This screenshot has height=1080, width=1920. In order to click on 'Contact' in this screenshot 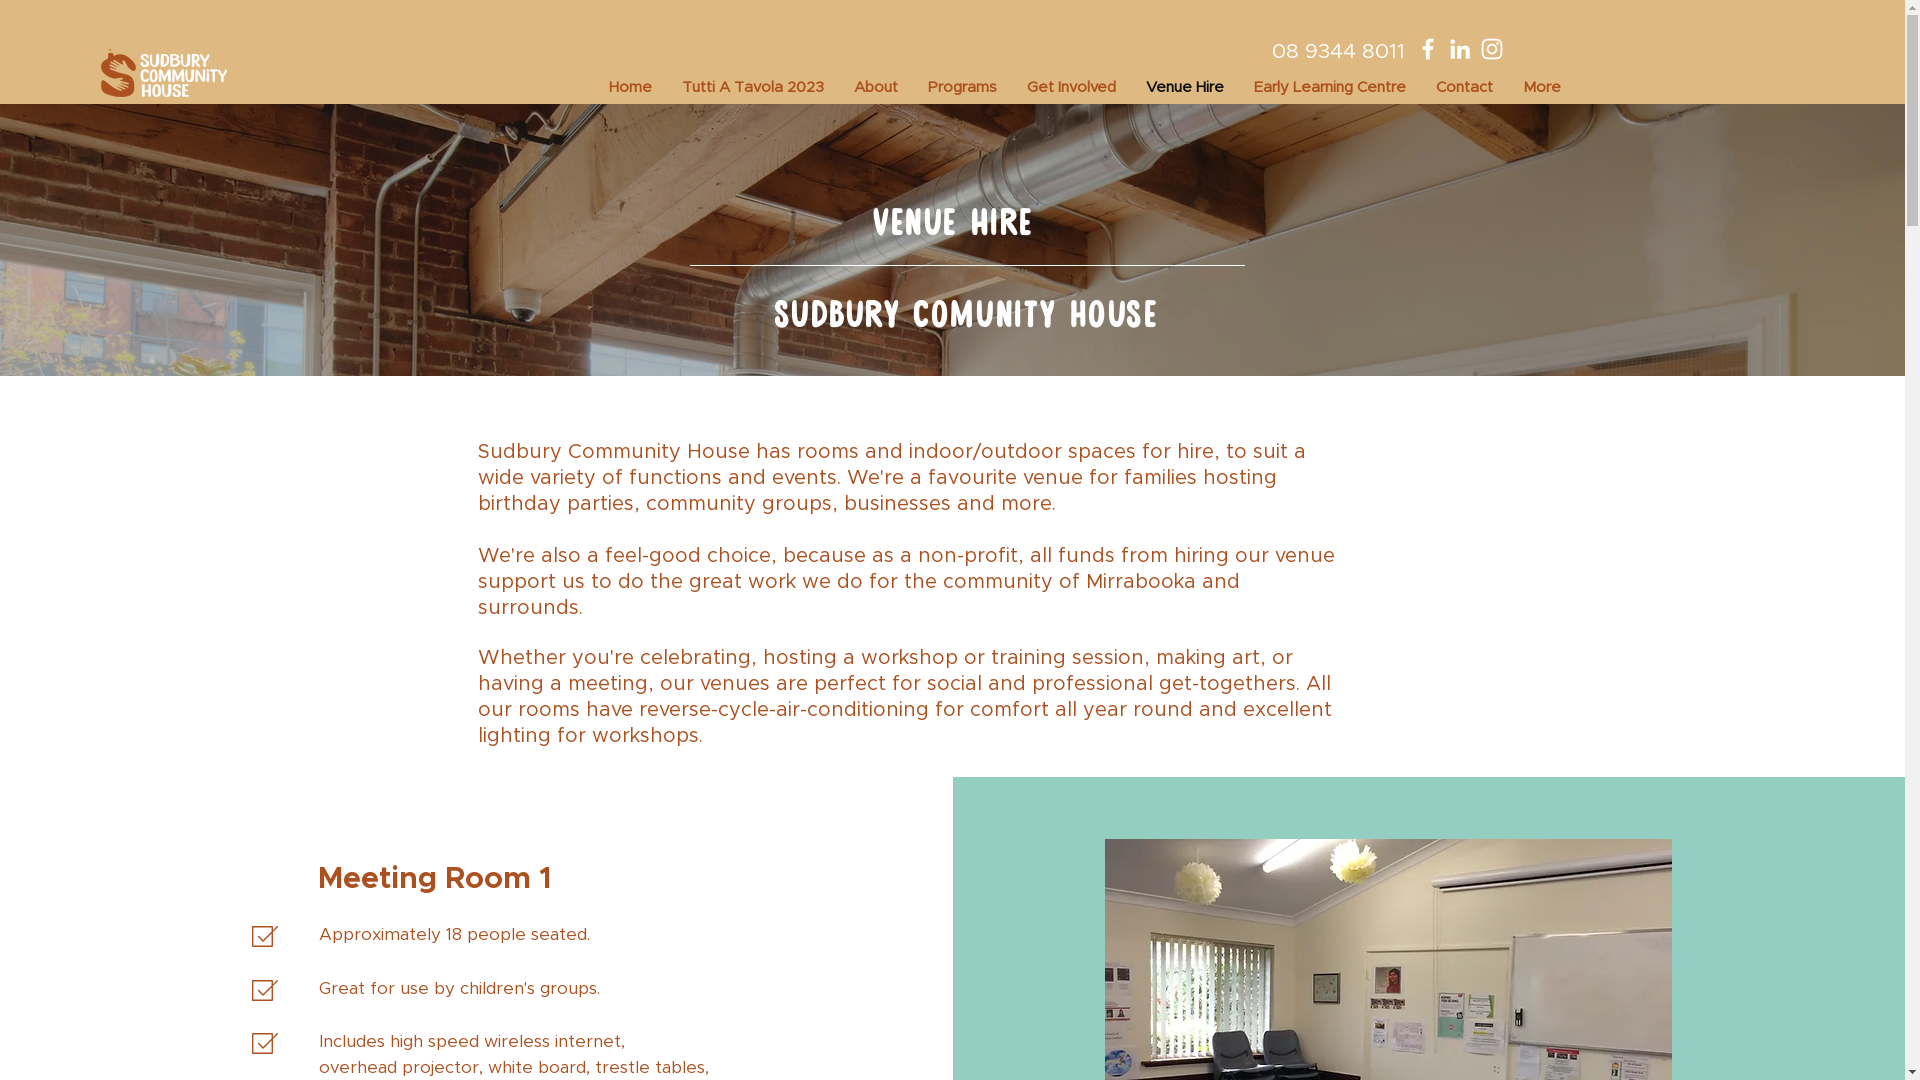, I will do `click(1464, 87)`.